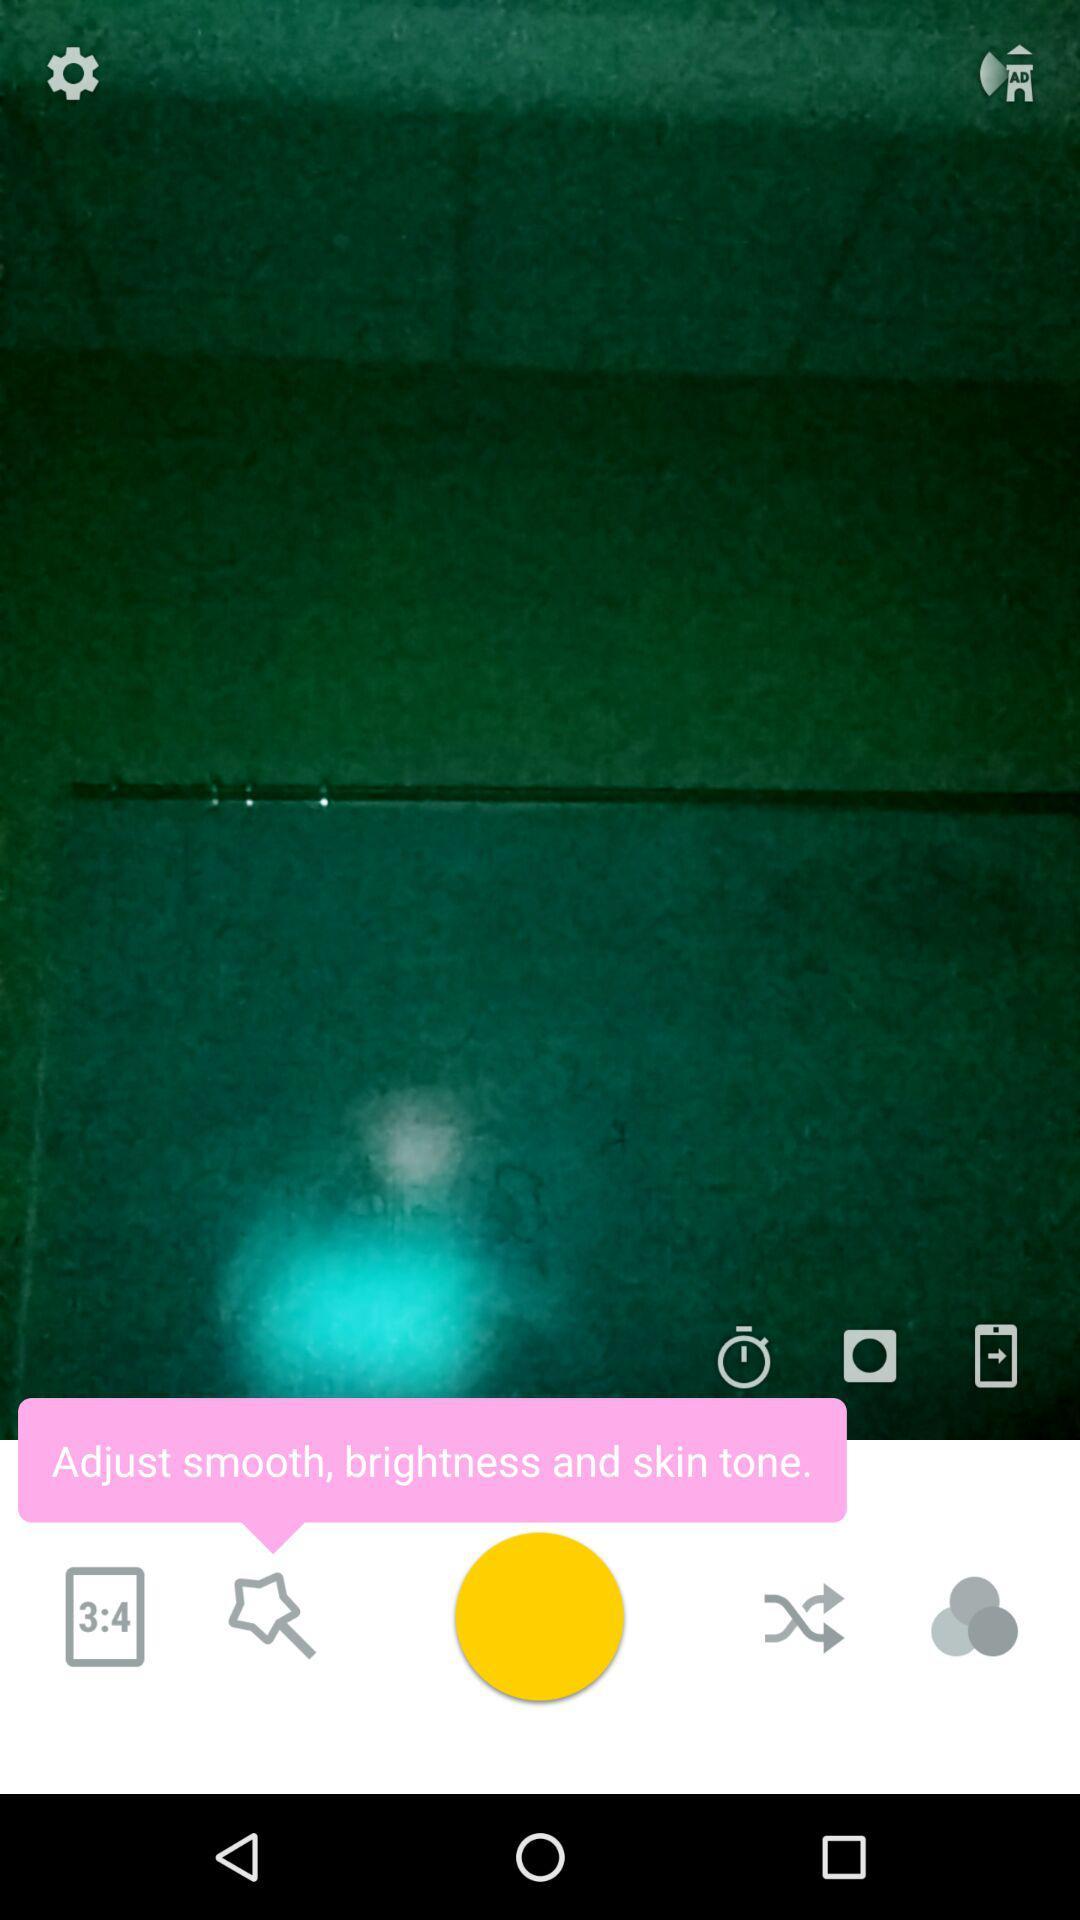 The image size is (1080, 1920). What do you see at coordinates (995, 1356) in the screenshot?
I see `share the image` at bounding box center [995, 1356].